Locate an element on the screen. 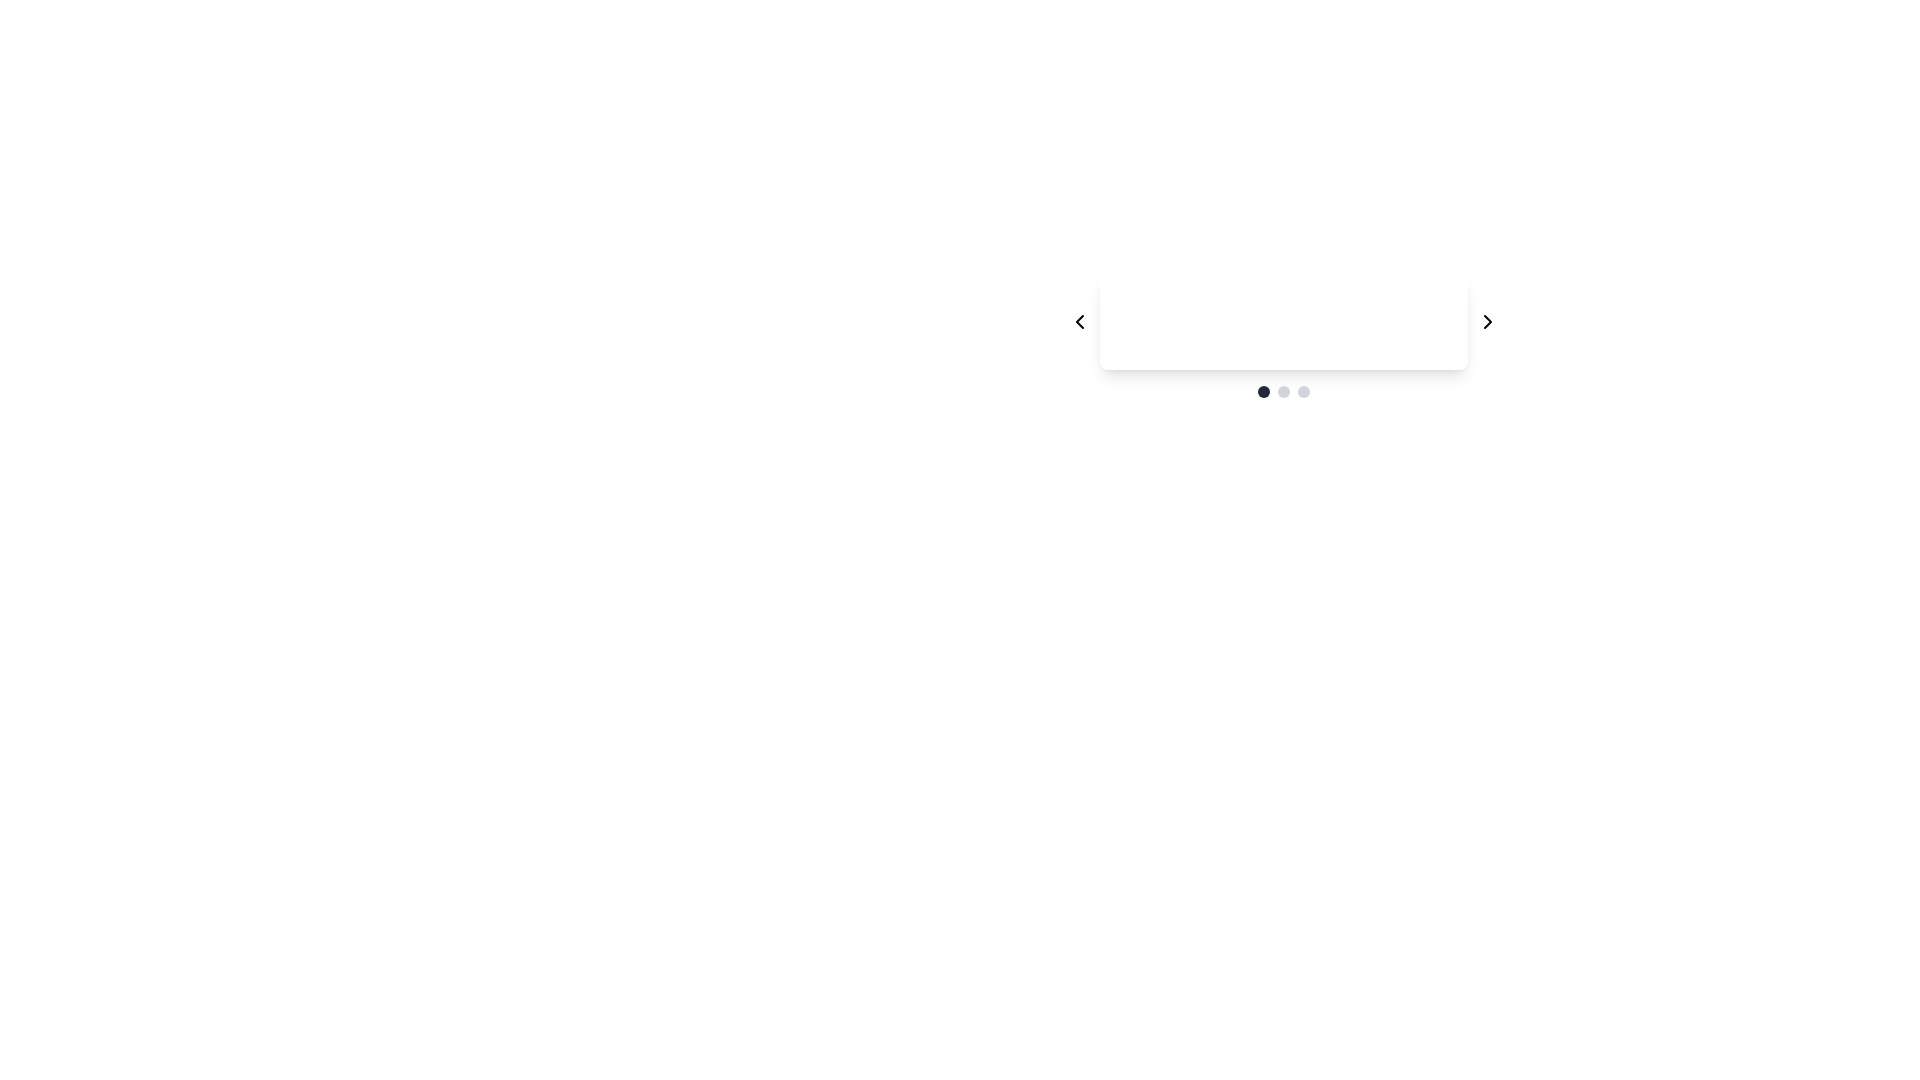  the leftmost navigation button to move to the previous profile or item in the sequence is located at coordinates (1079, 320).